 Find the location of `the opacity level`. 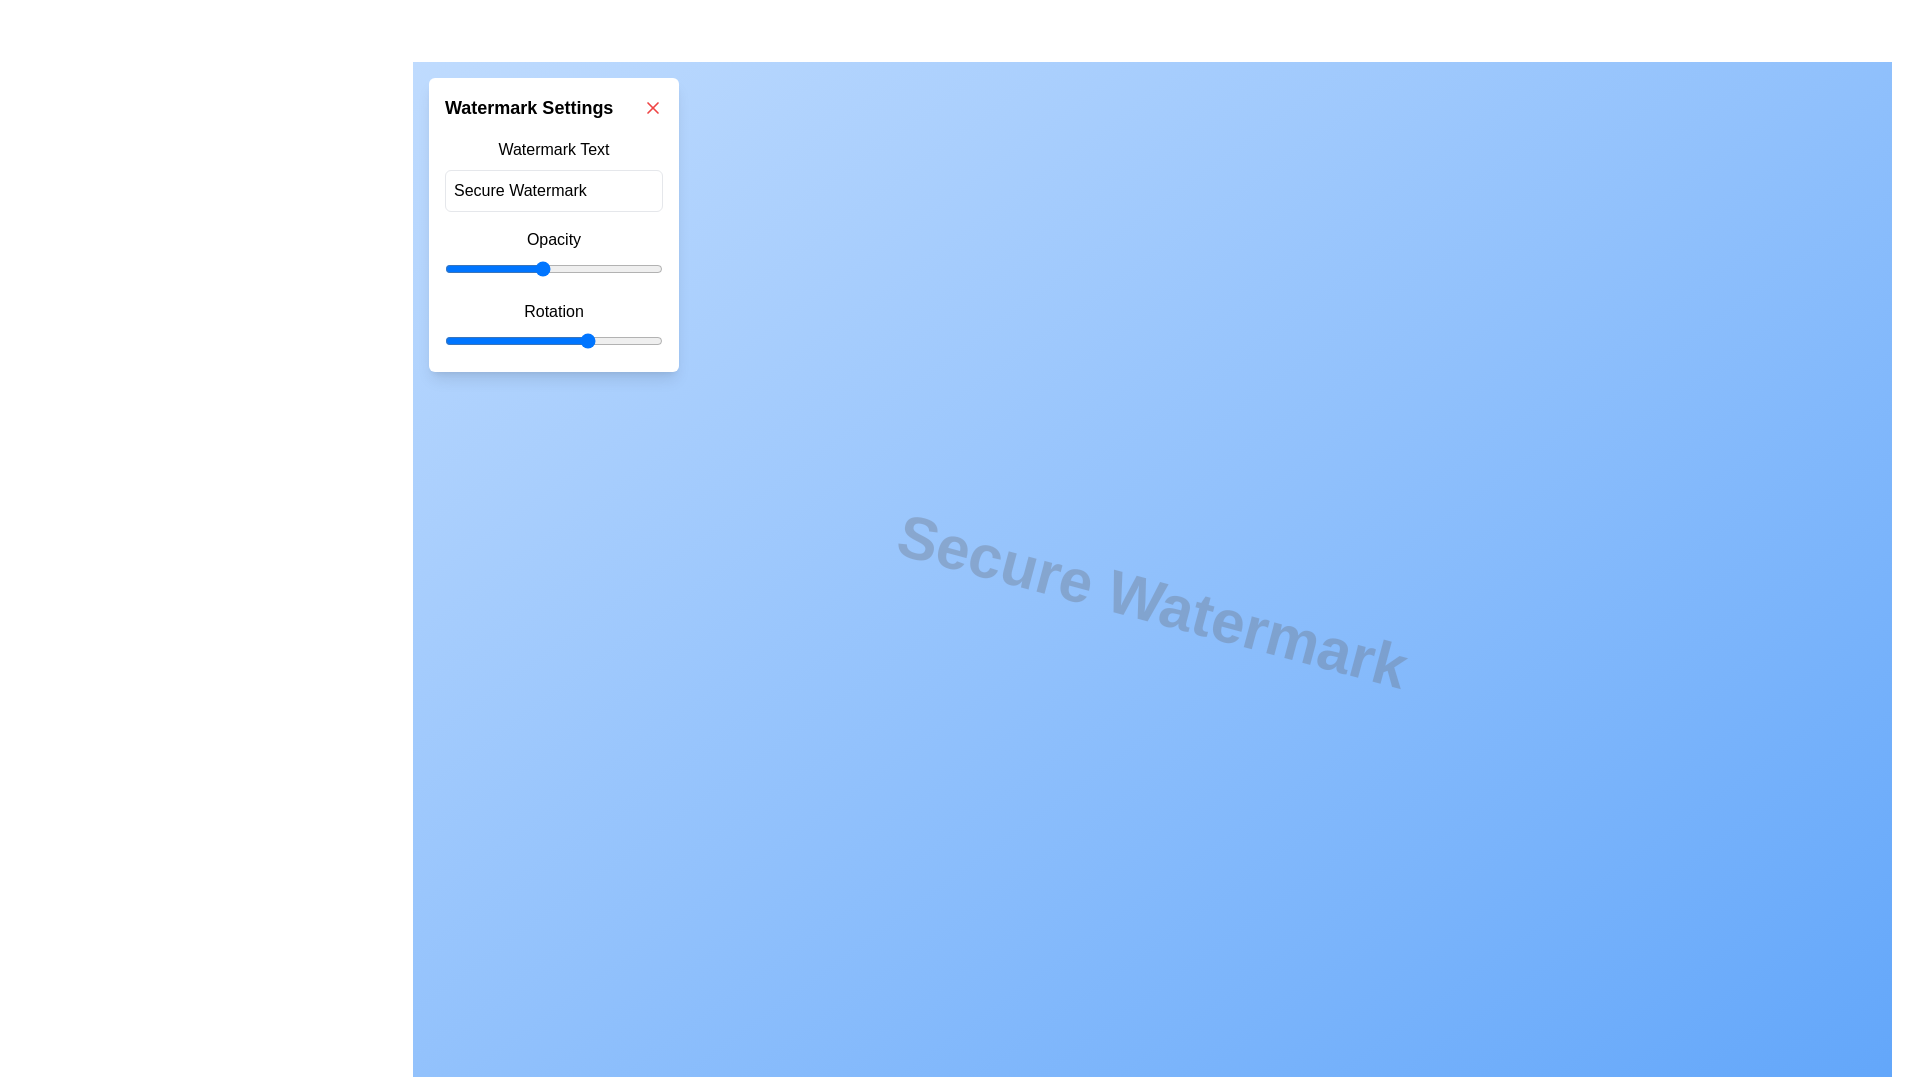

the opacity level is located at coordinates (419, 268).